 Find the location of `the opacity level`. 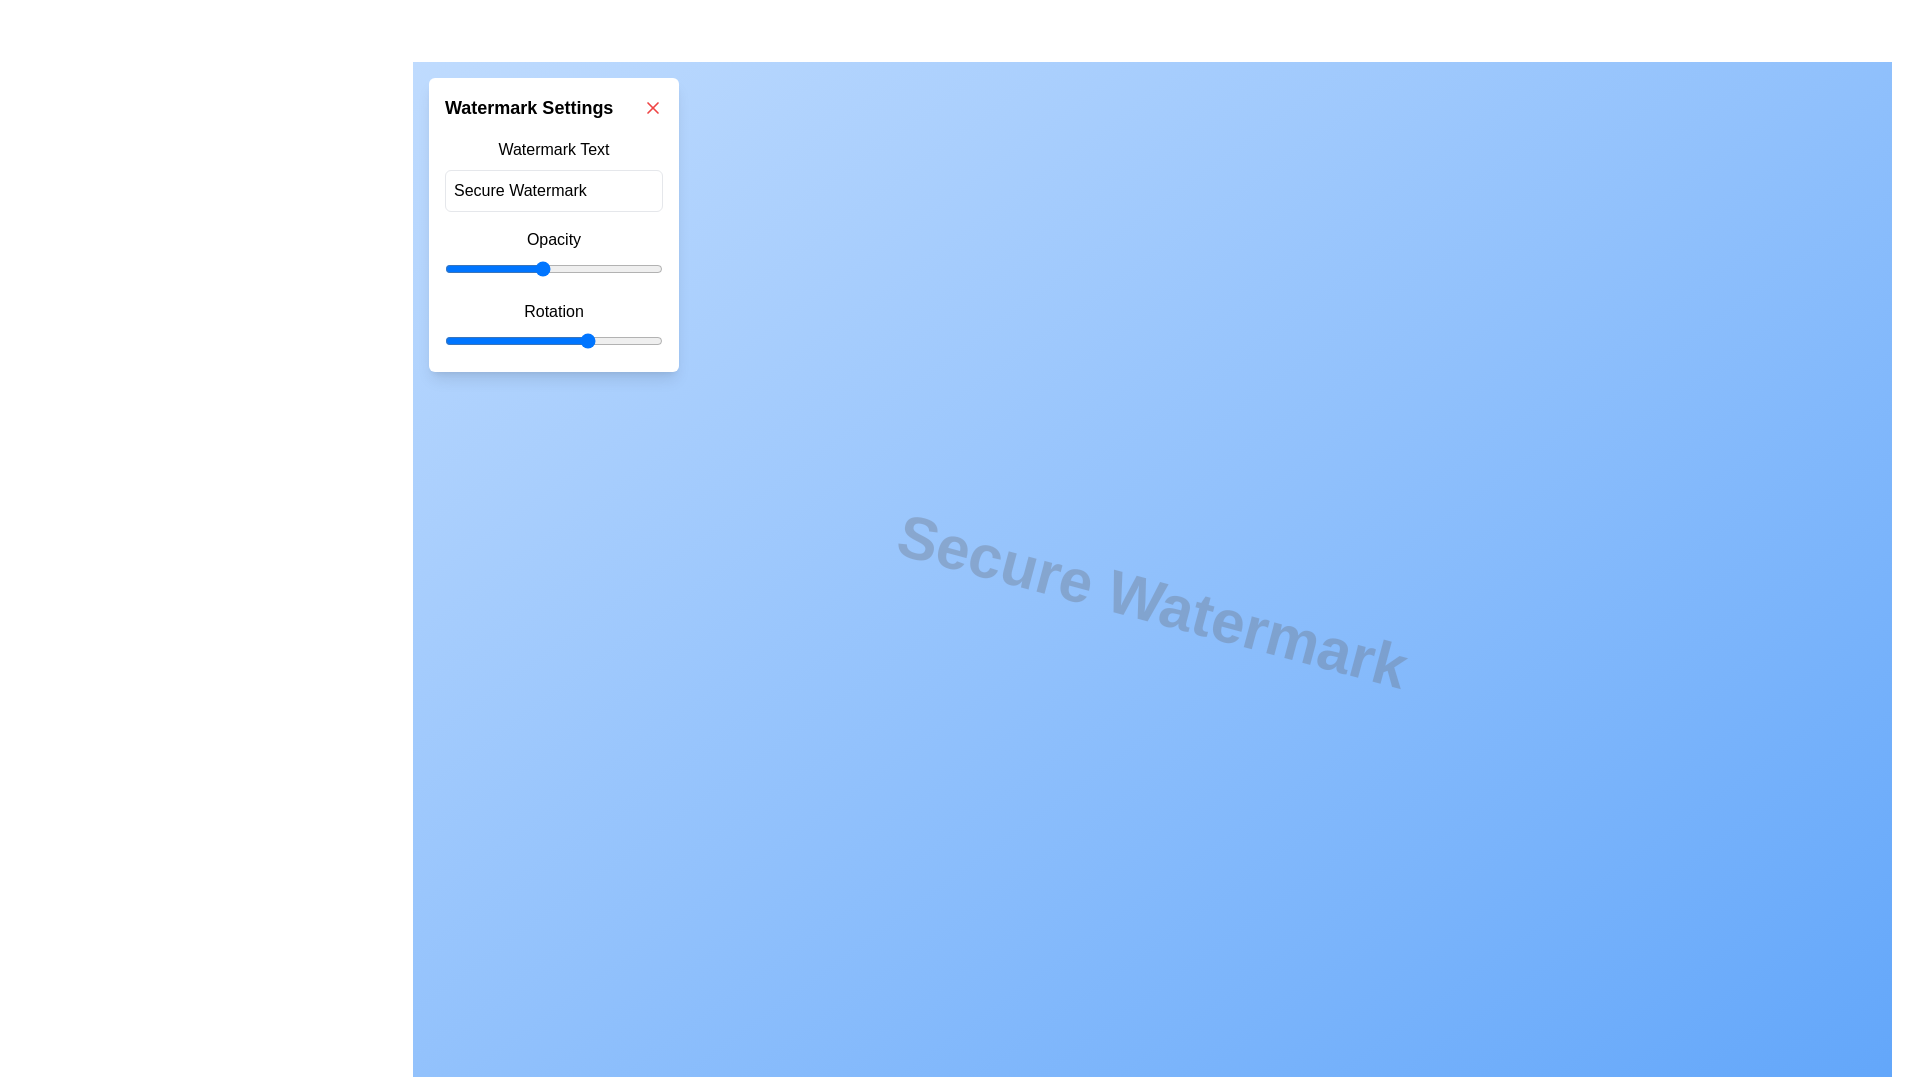

the opacity level is located at coordinates (419, 268).